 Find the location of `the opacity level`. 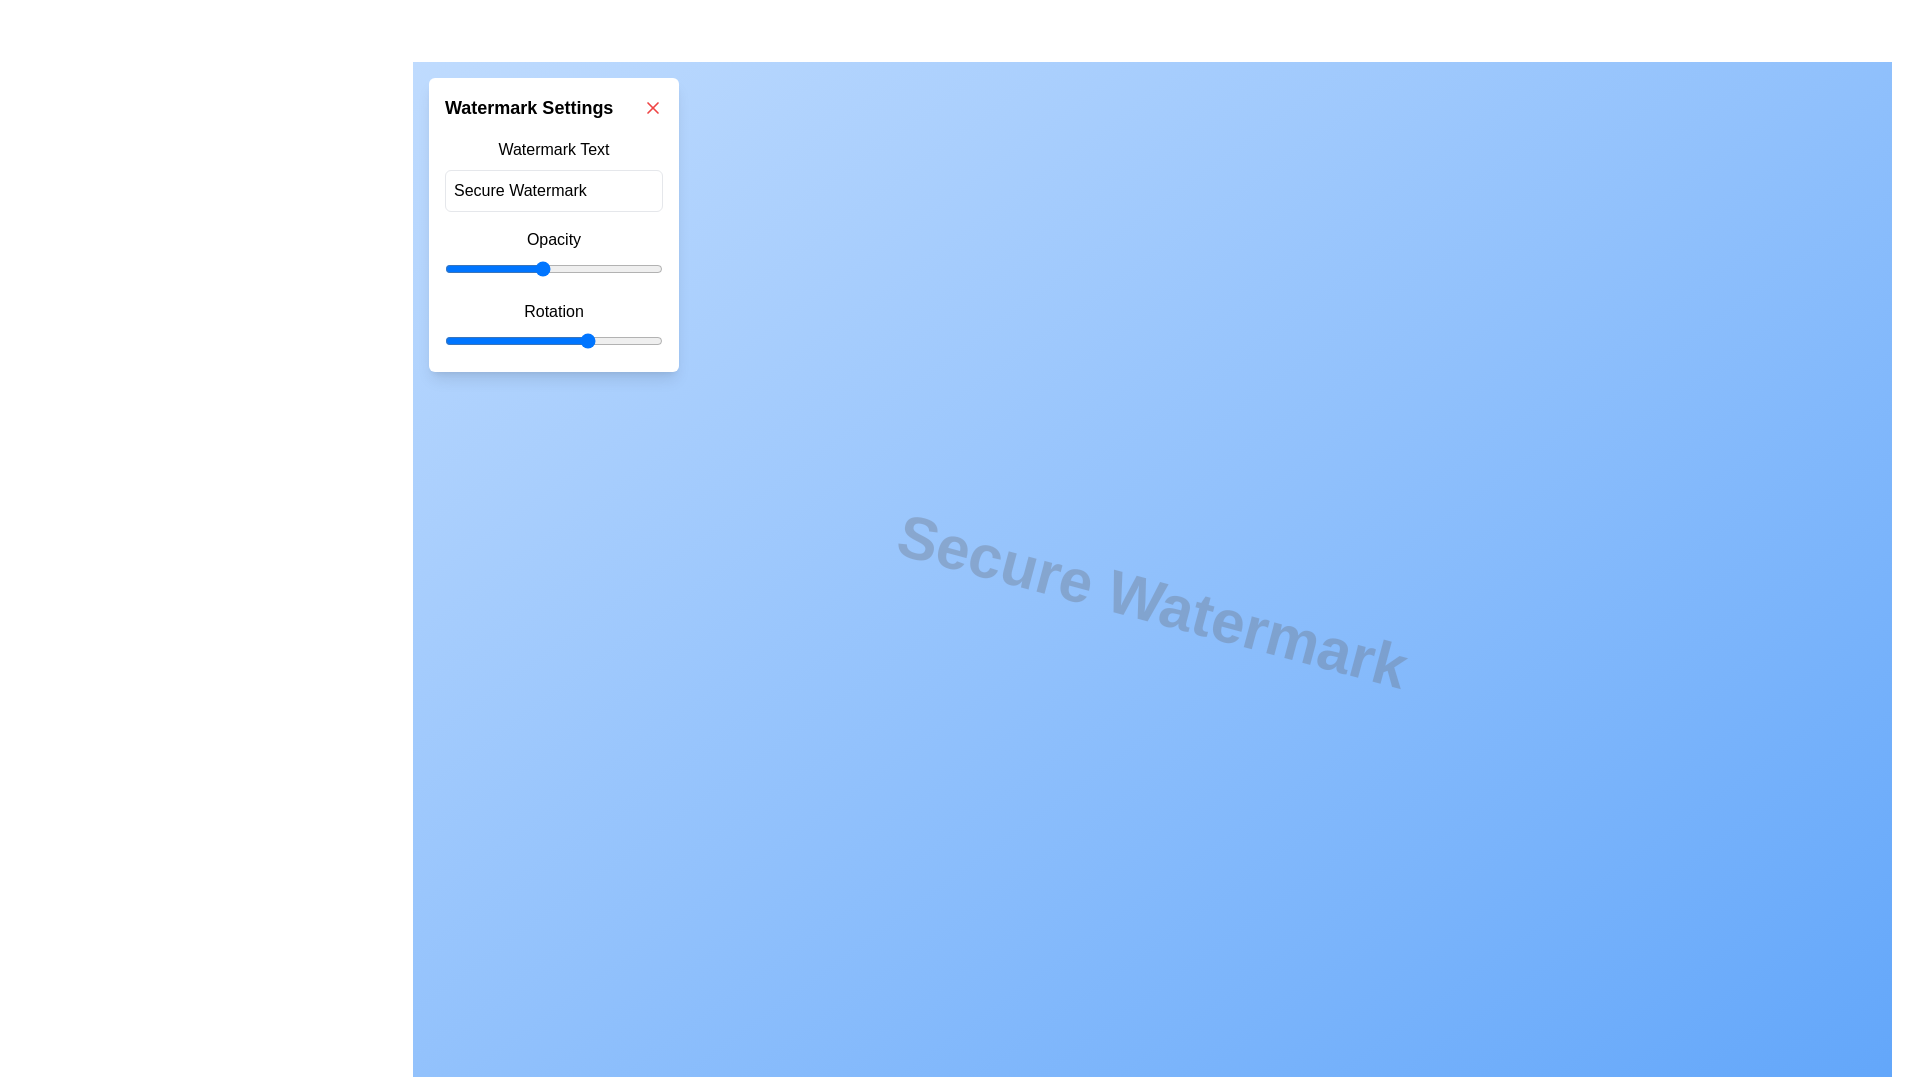

the opacity level is located at coordinates (419, 268).